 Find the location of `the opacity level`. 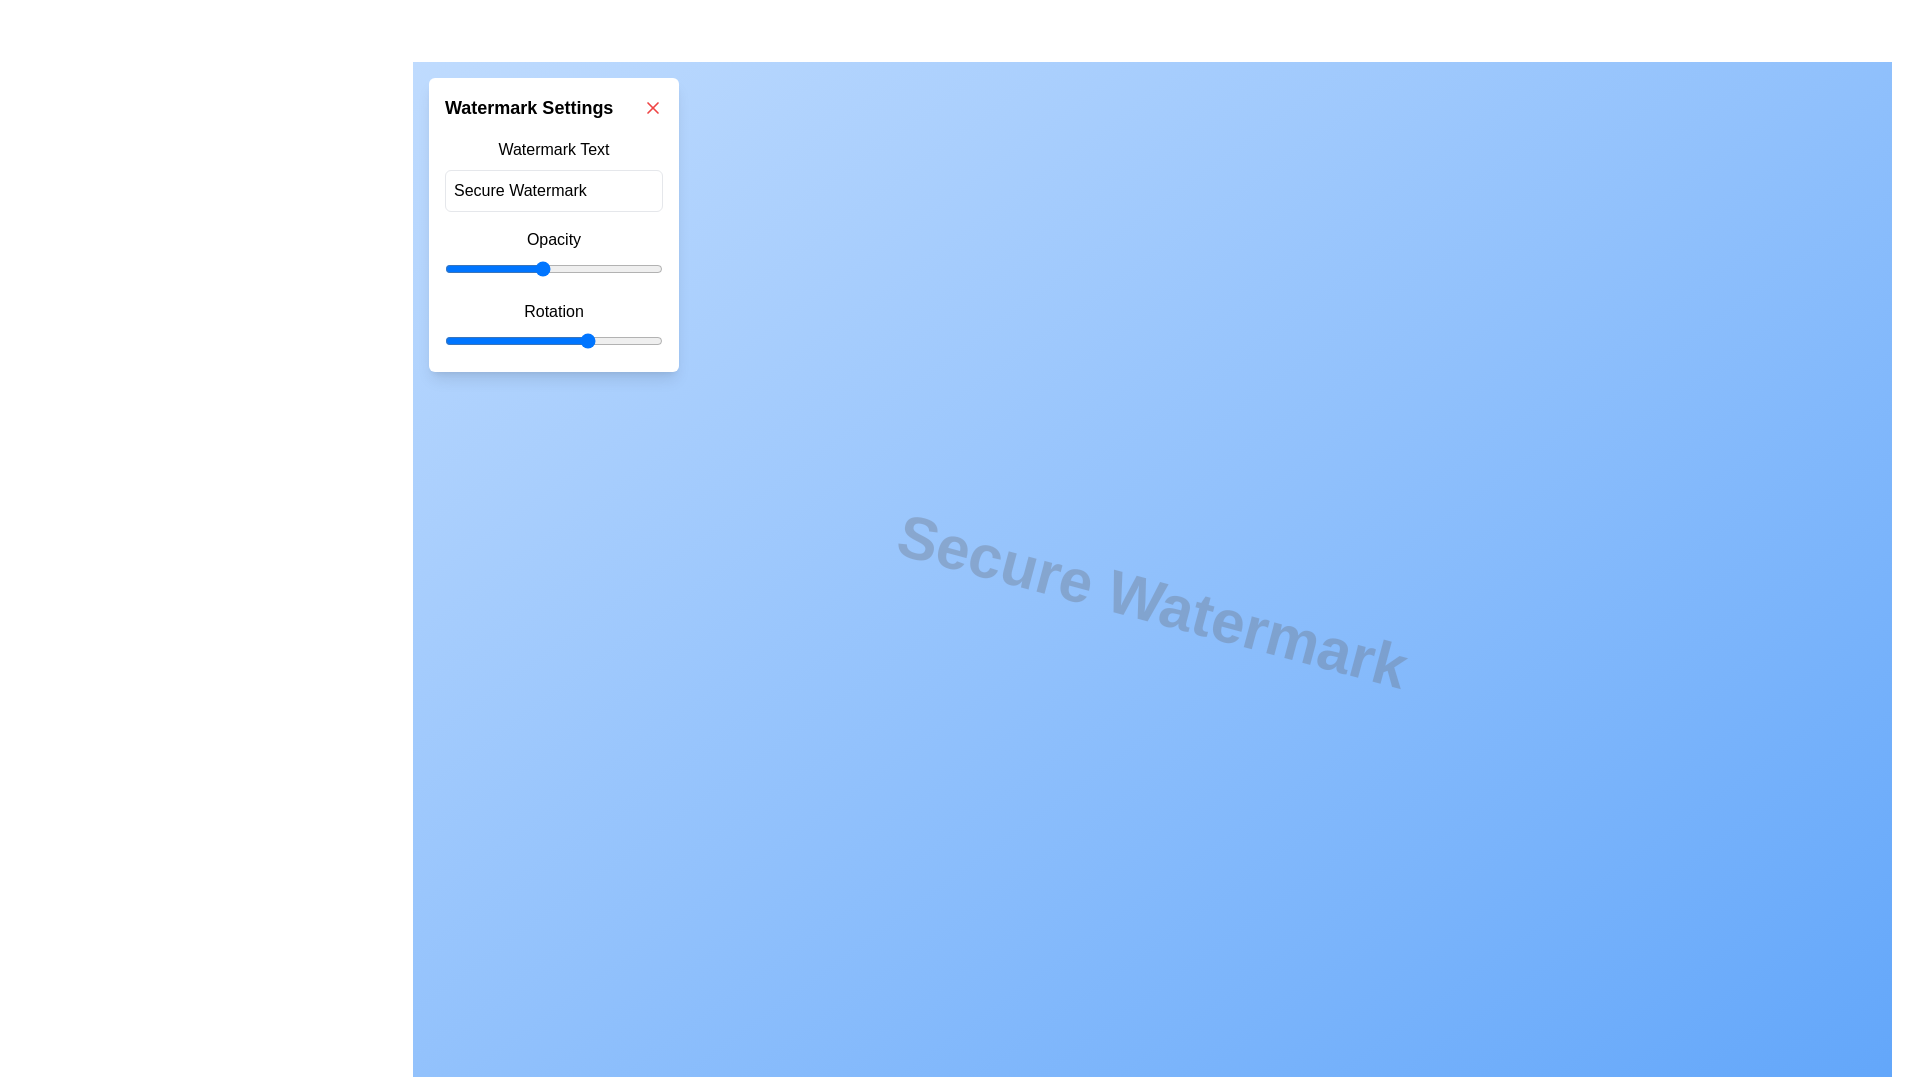

the opacity level is located at coordinates (419, 268).